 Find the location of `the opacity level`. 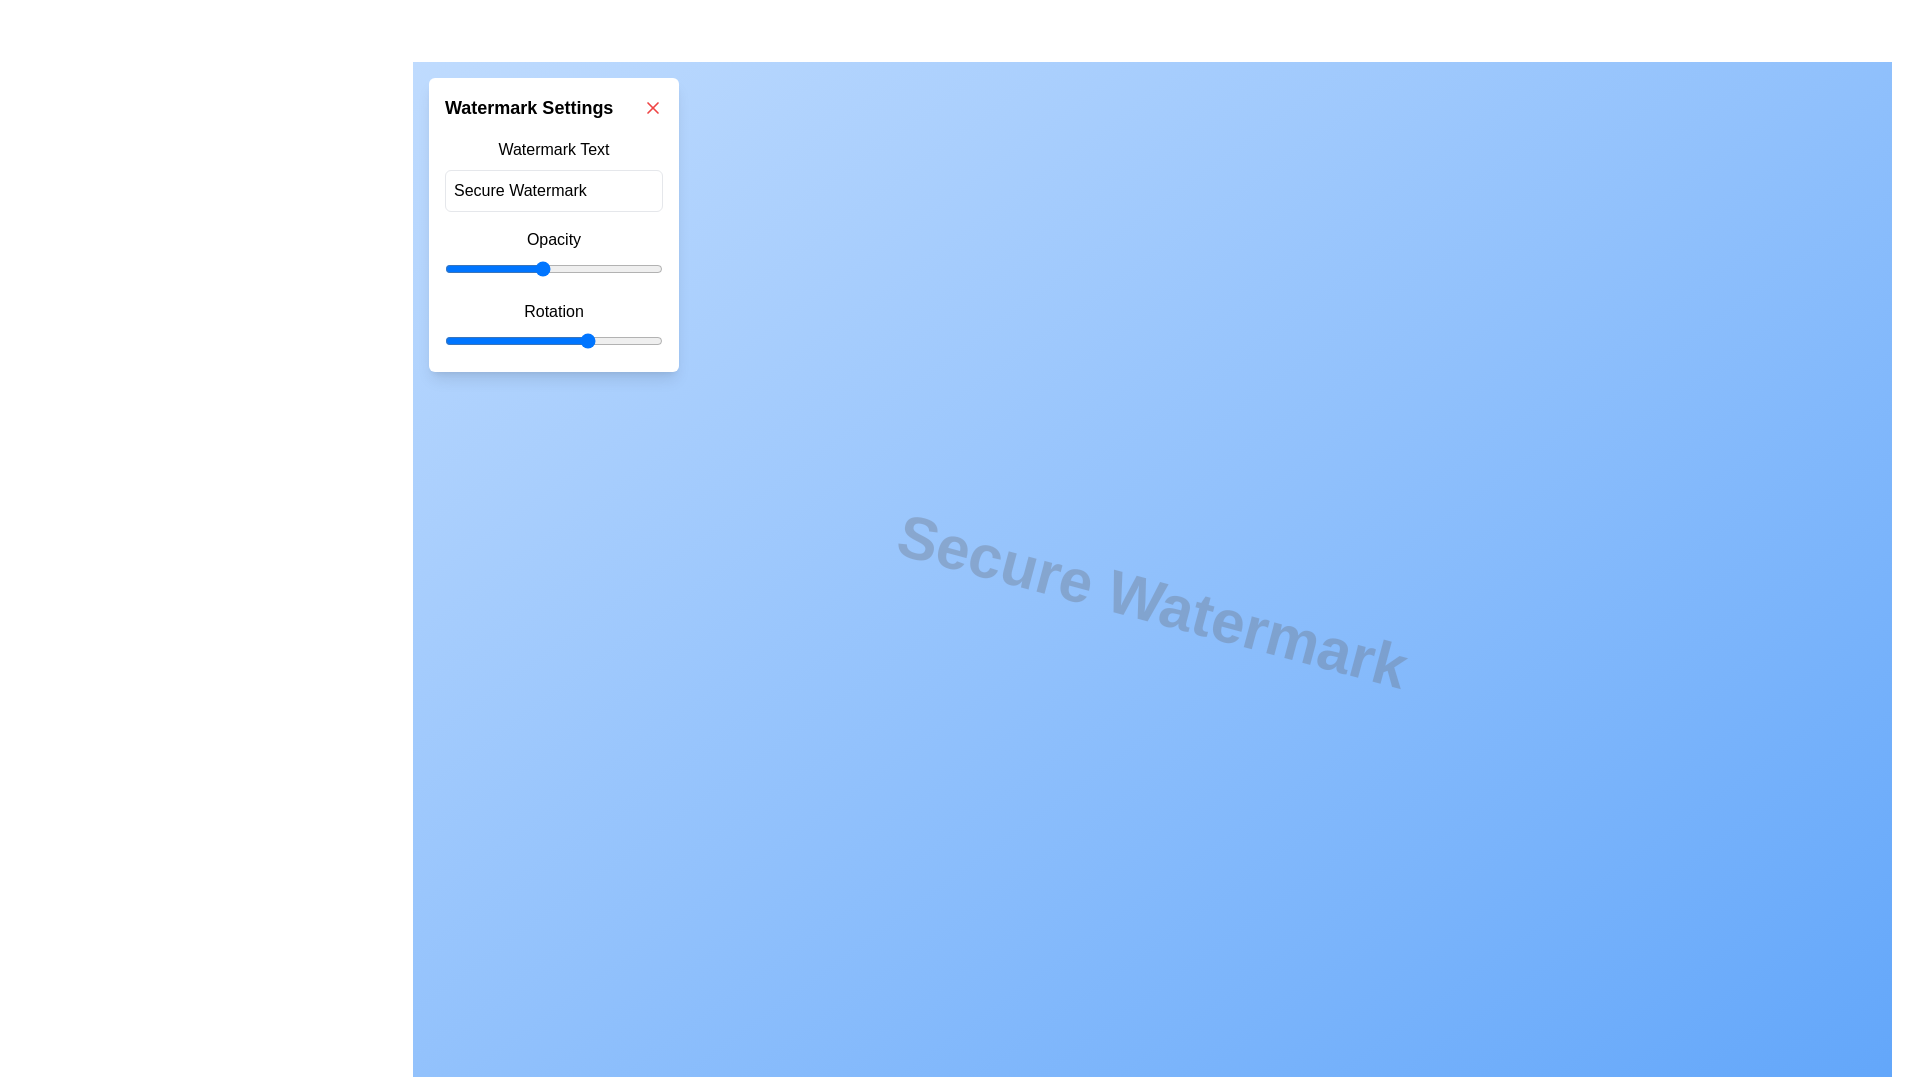

the opacity level is located at coordinates (419, 268).